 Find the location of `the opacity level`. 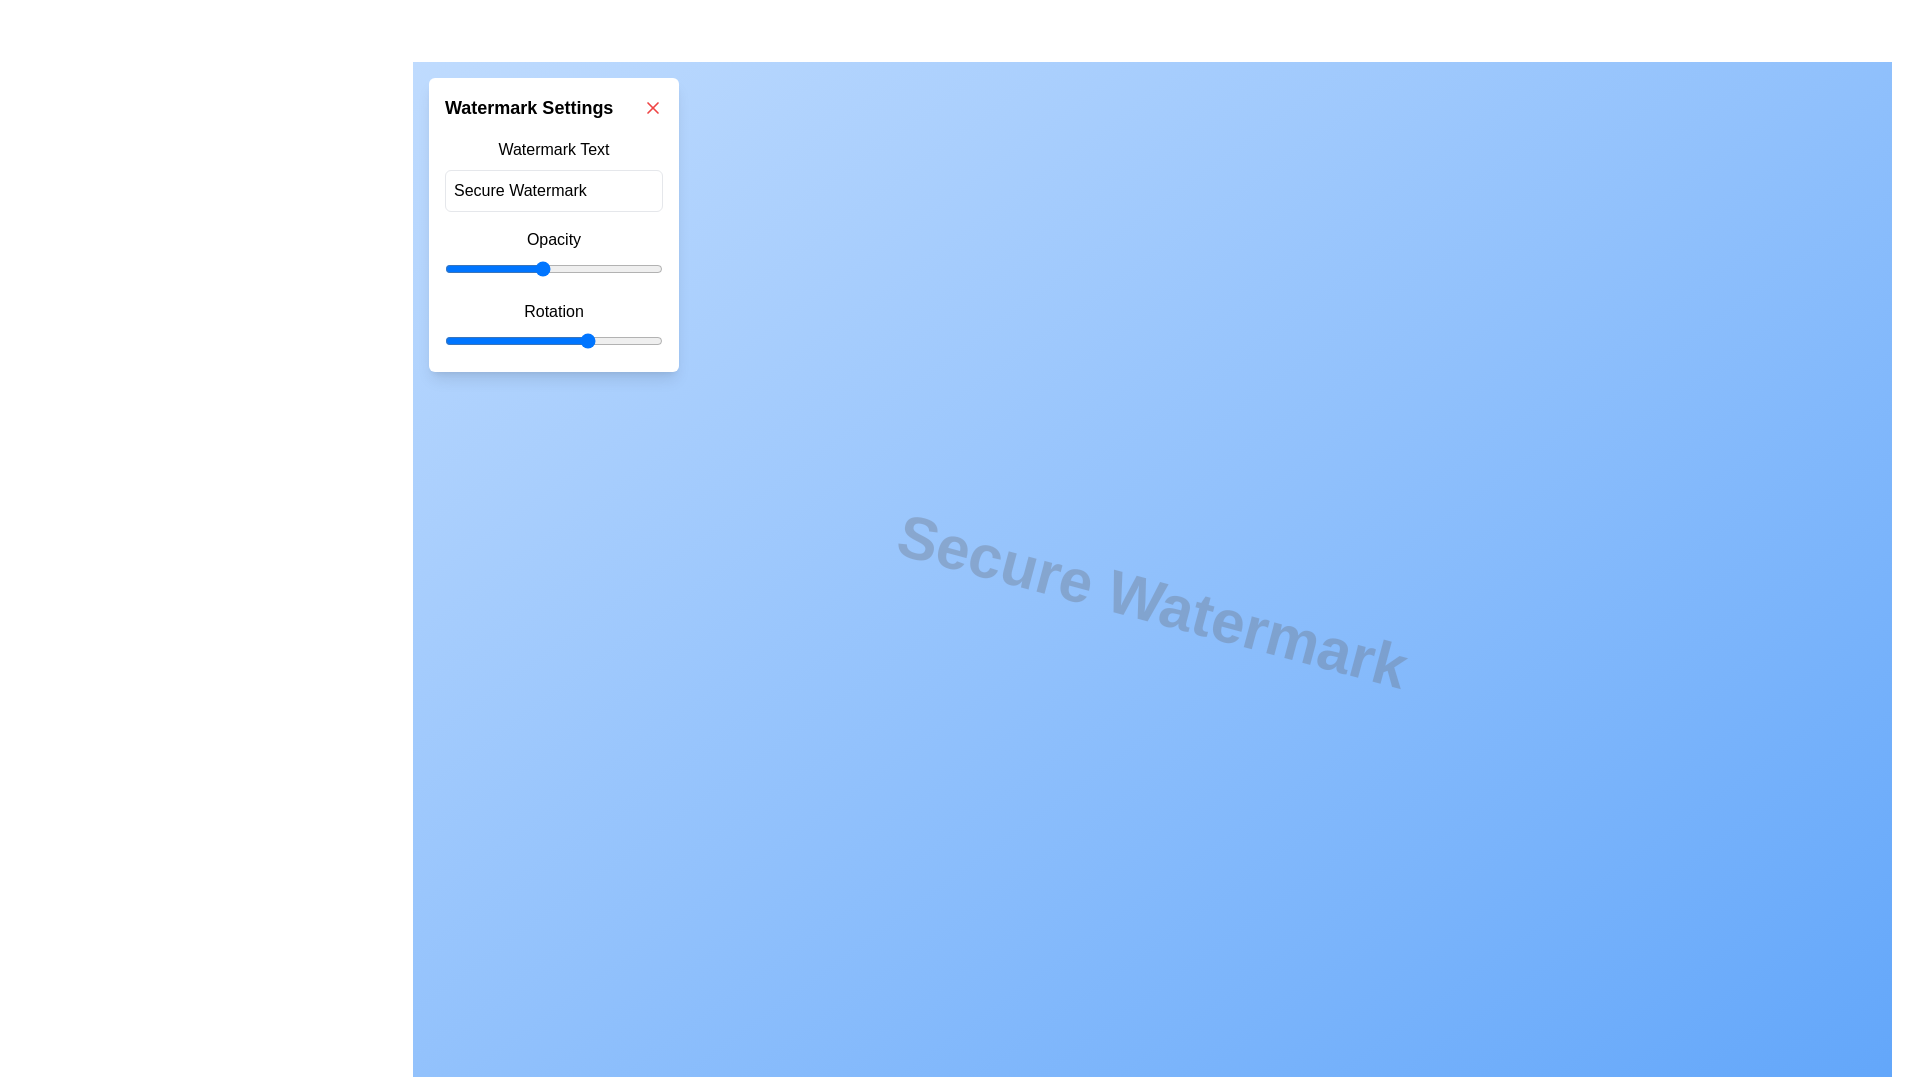

the opacity level is located at coordinates (419, 268).